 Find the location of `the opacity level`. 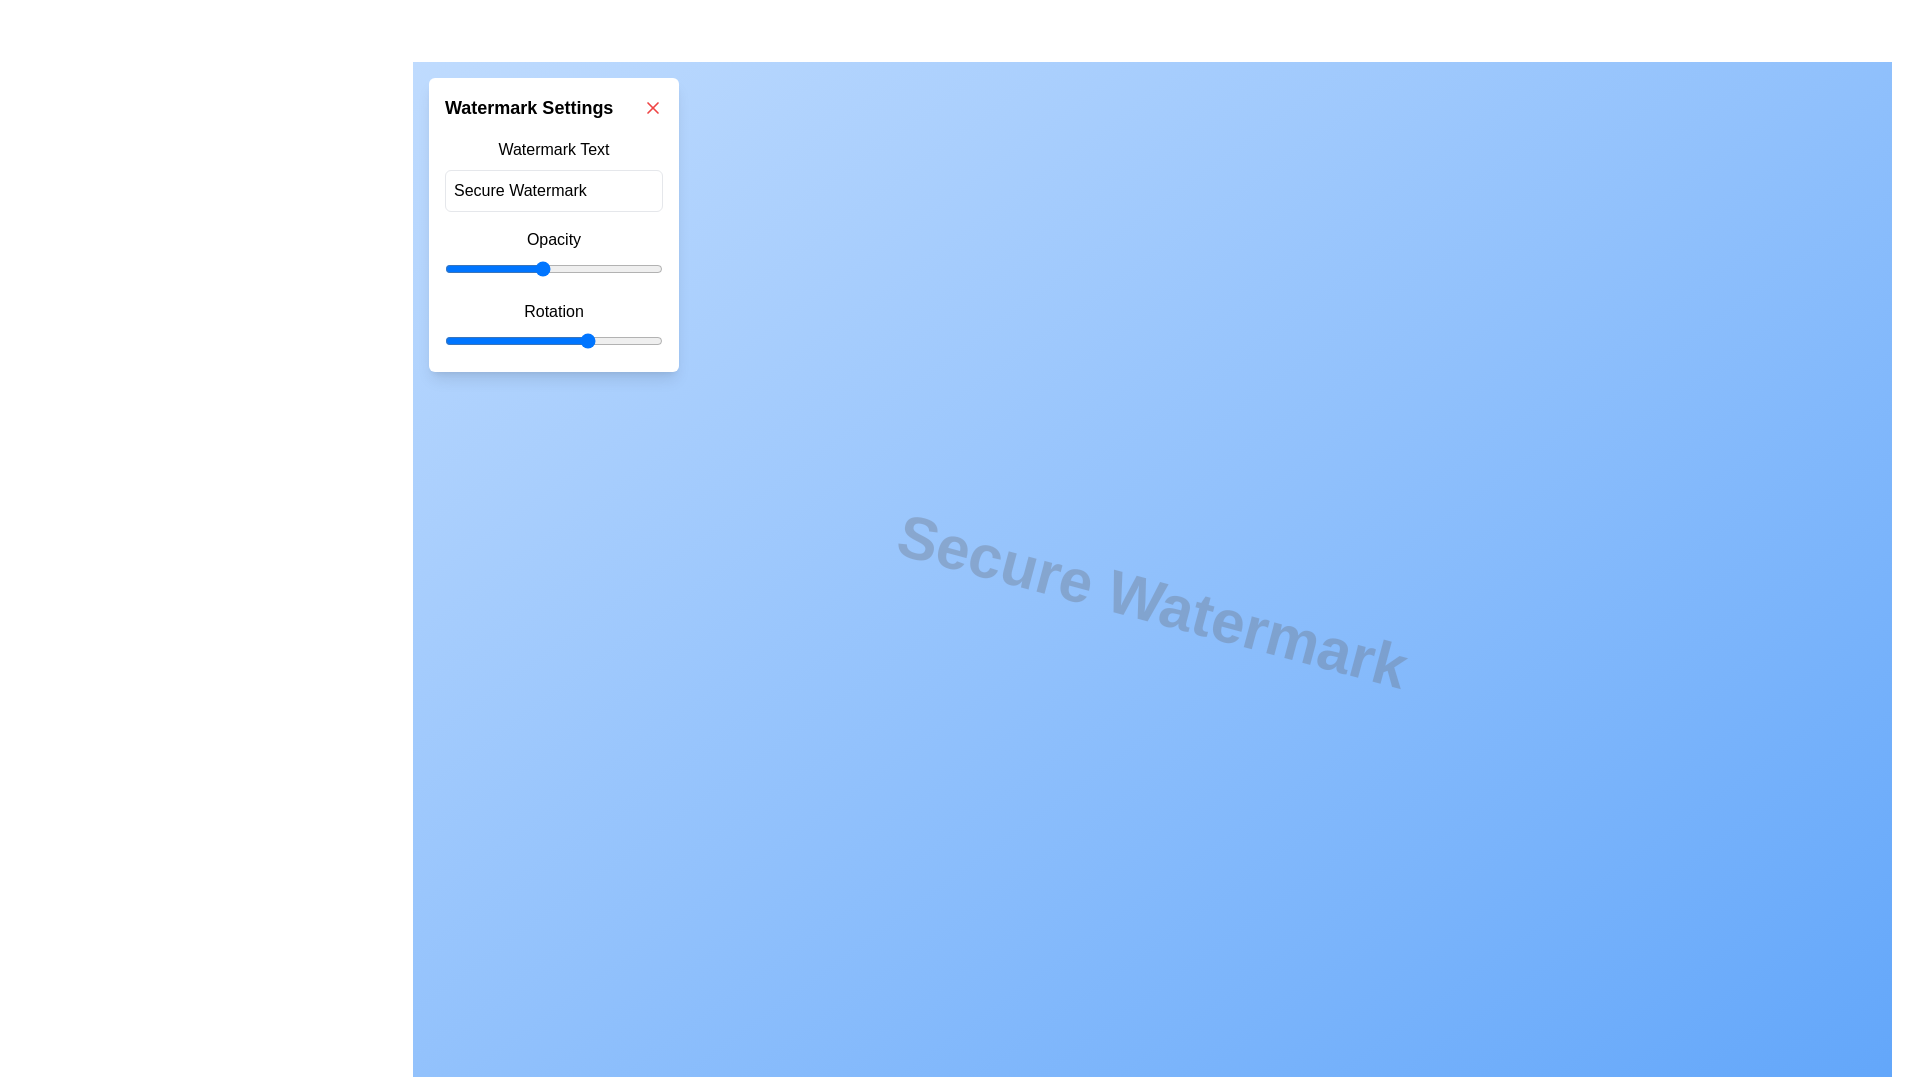

the opacity level is located at coordinates (419, 268).